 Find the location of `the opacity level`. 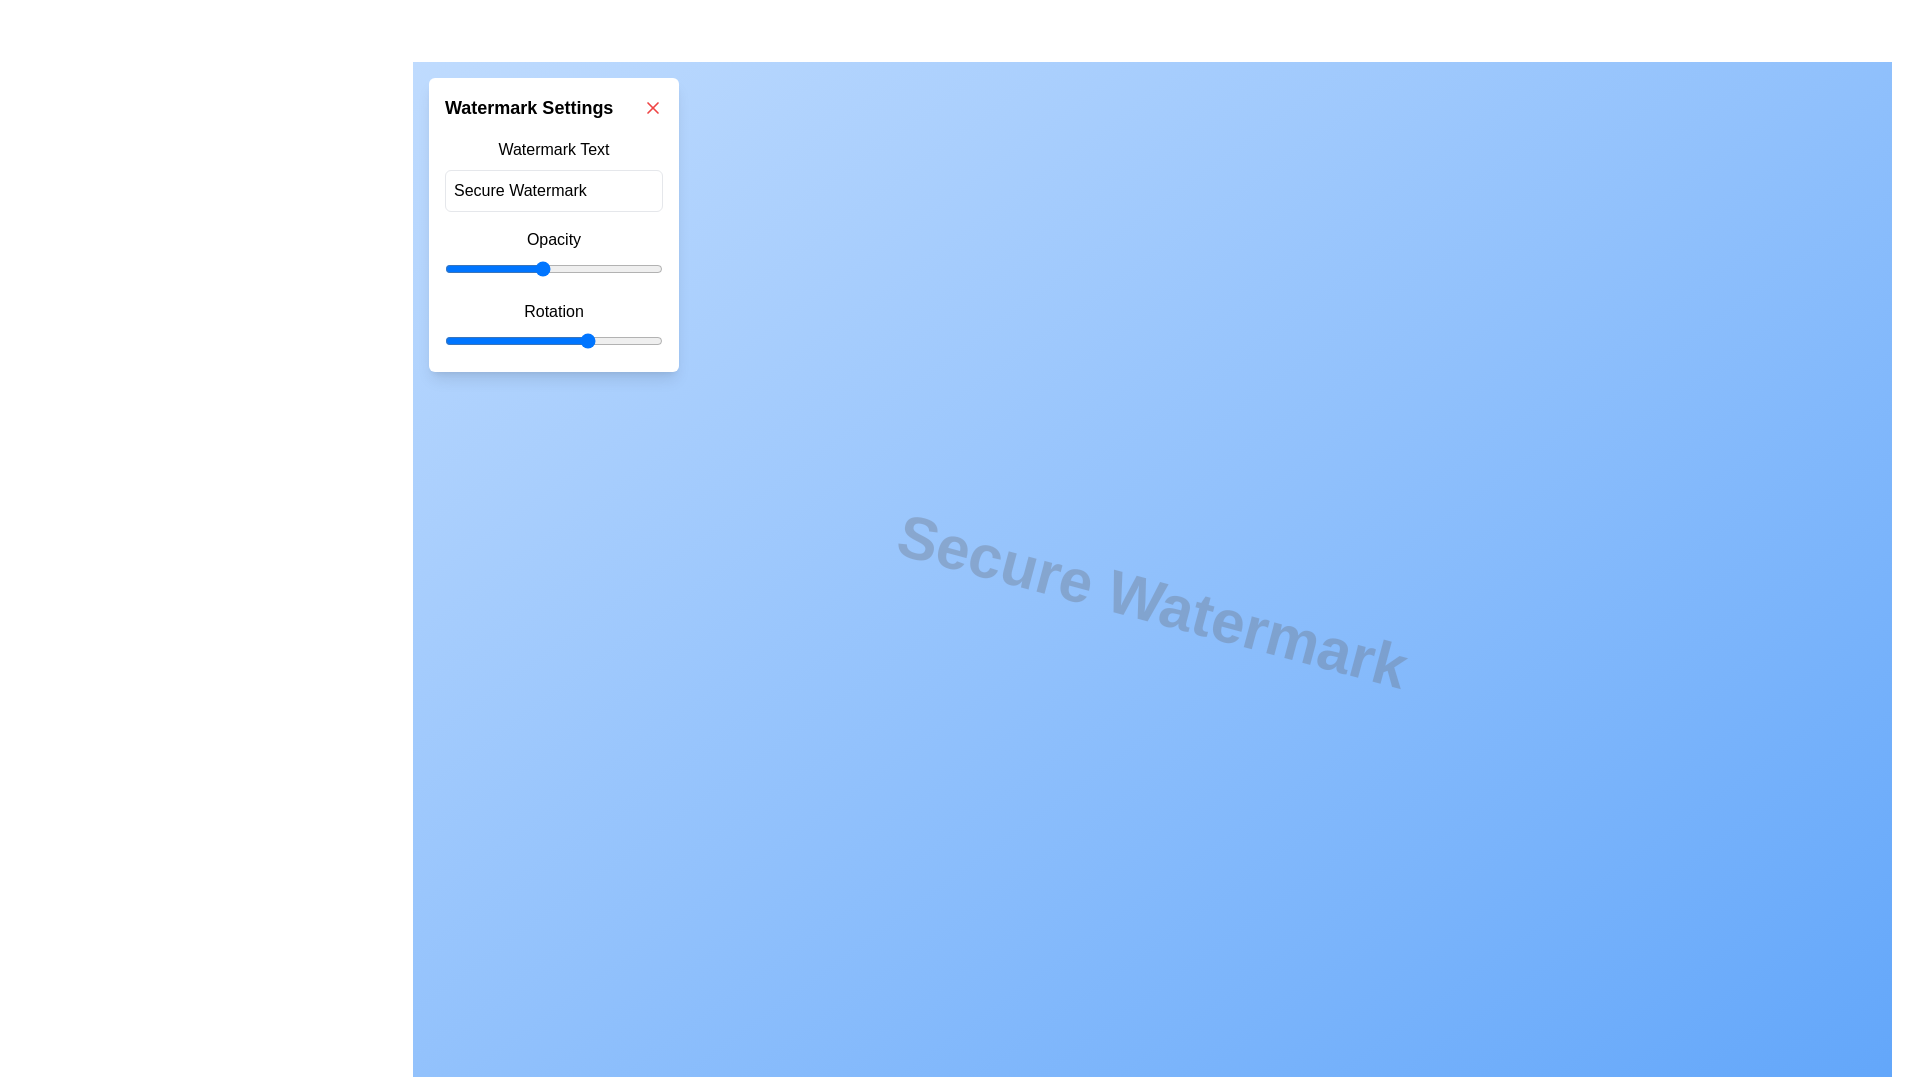

the opacity level is located at coordinates (419, 268).